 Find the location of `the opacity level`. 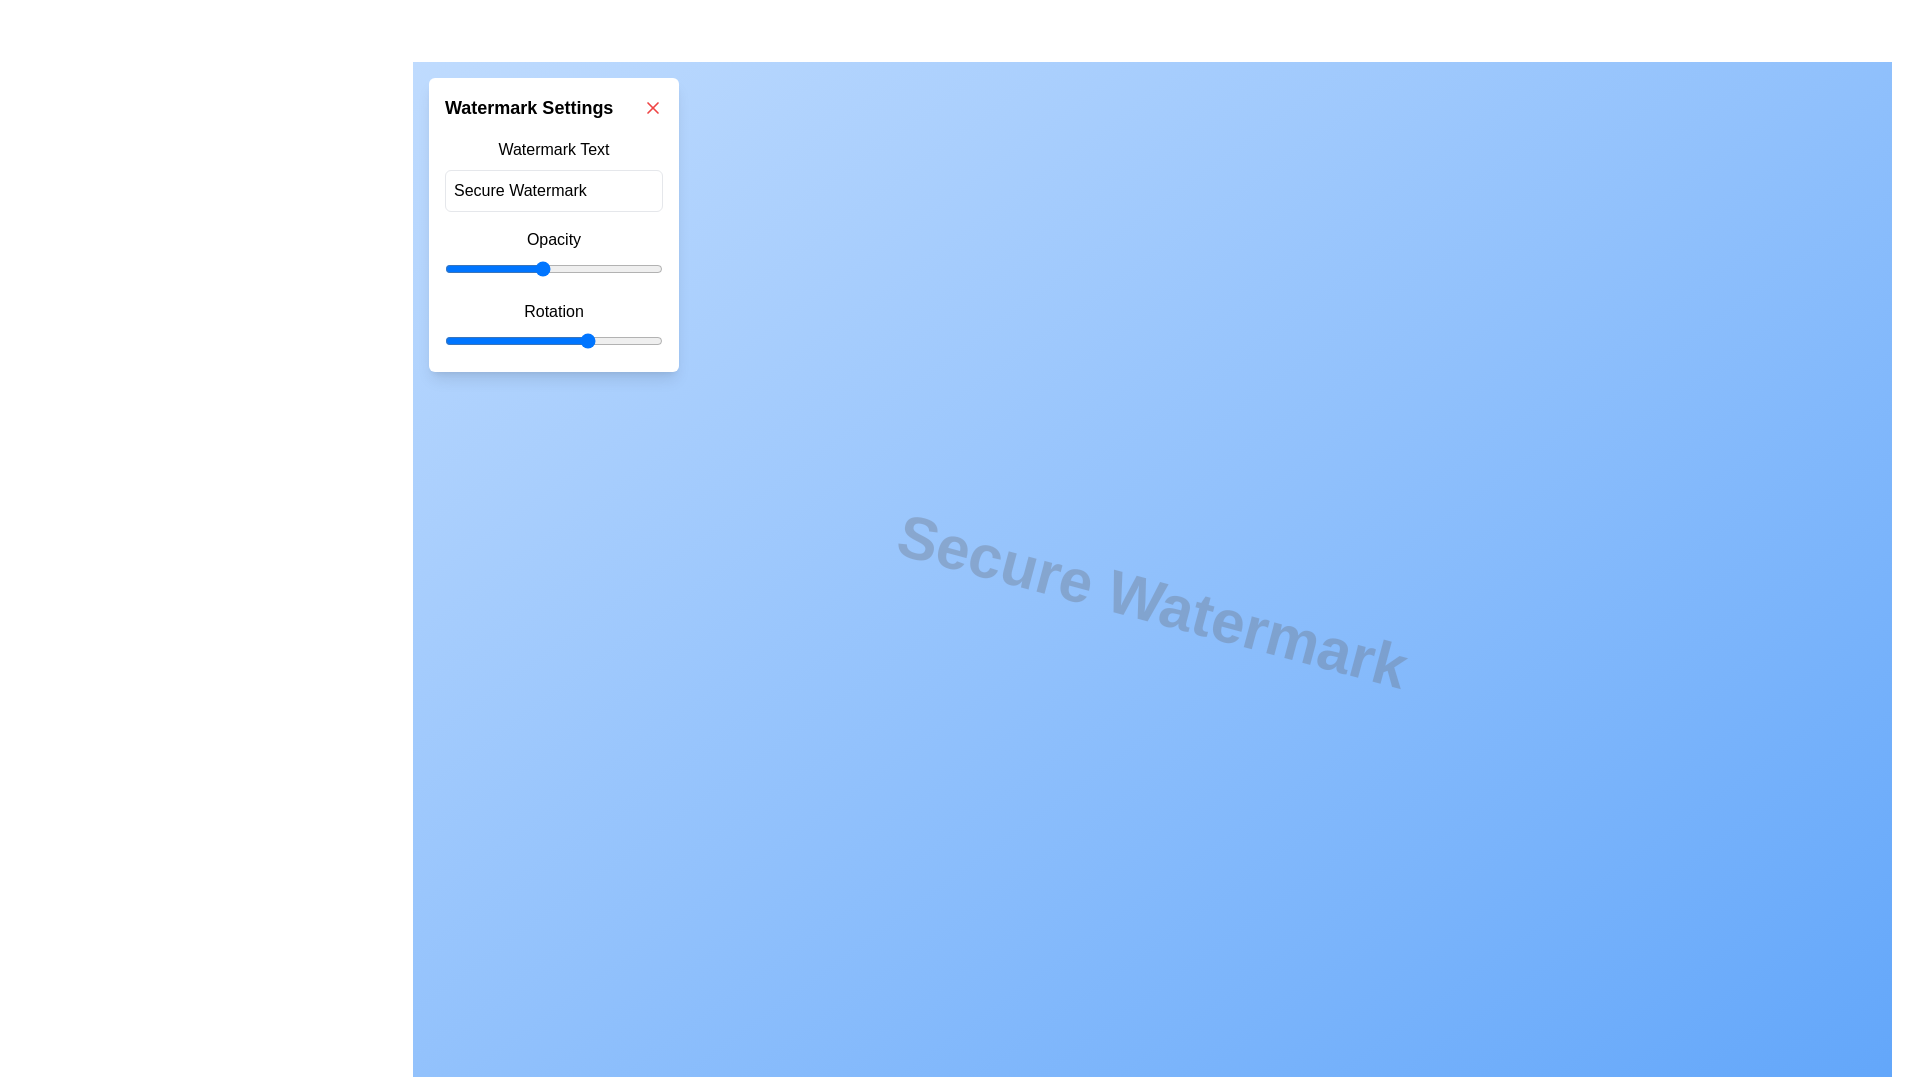

the opacity level is located at coordinates (419, 268).